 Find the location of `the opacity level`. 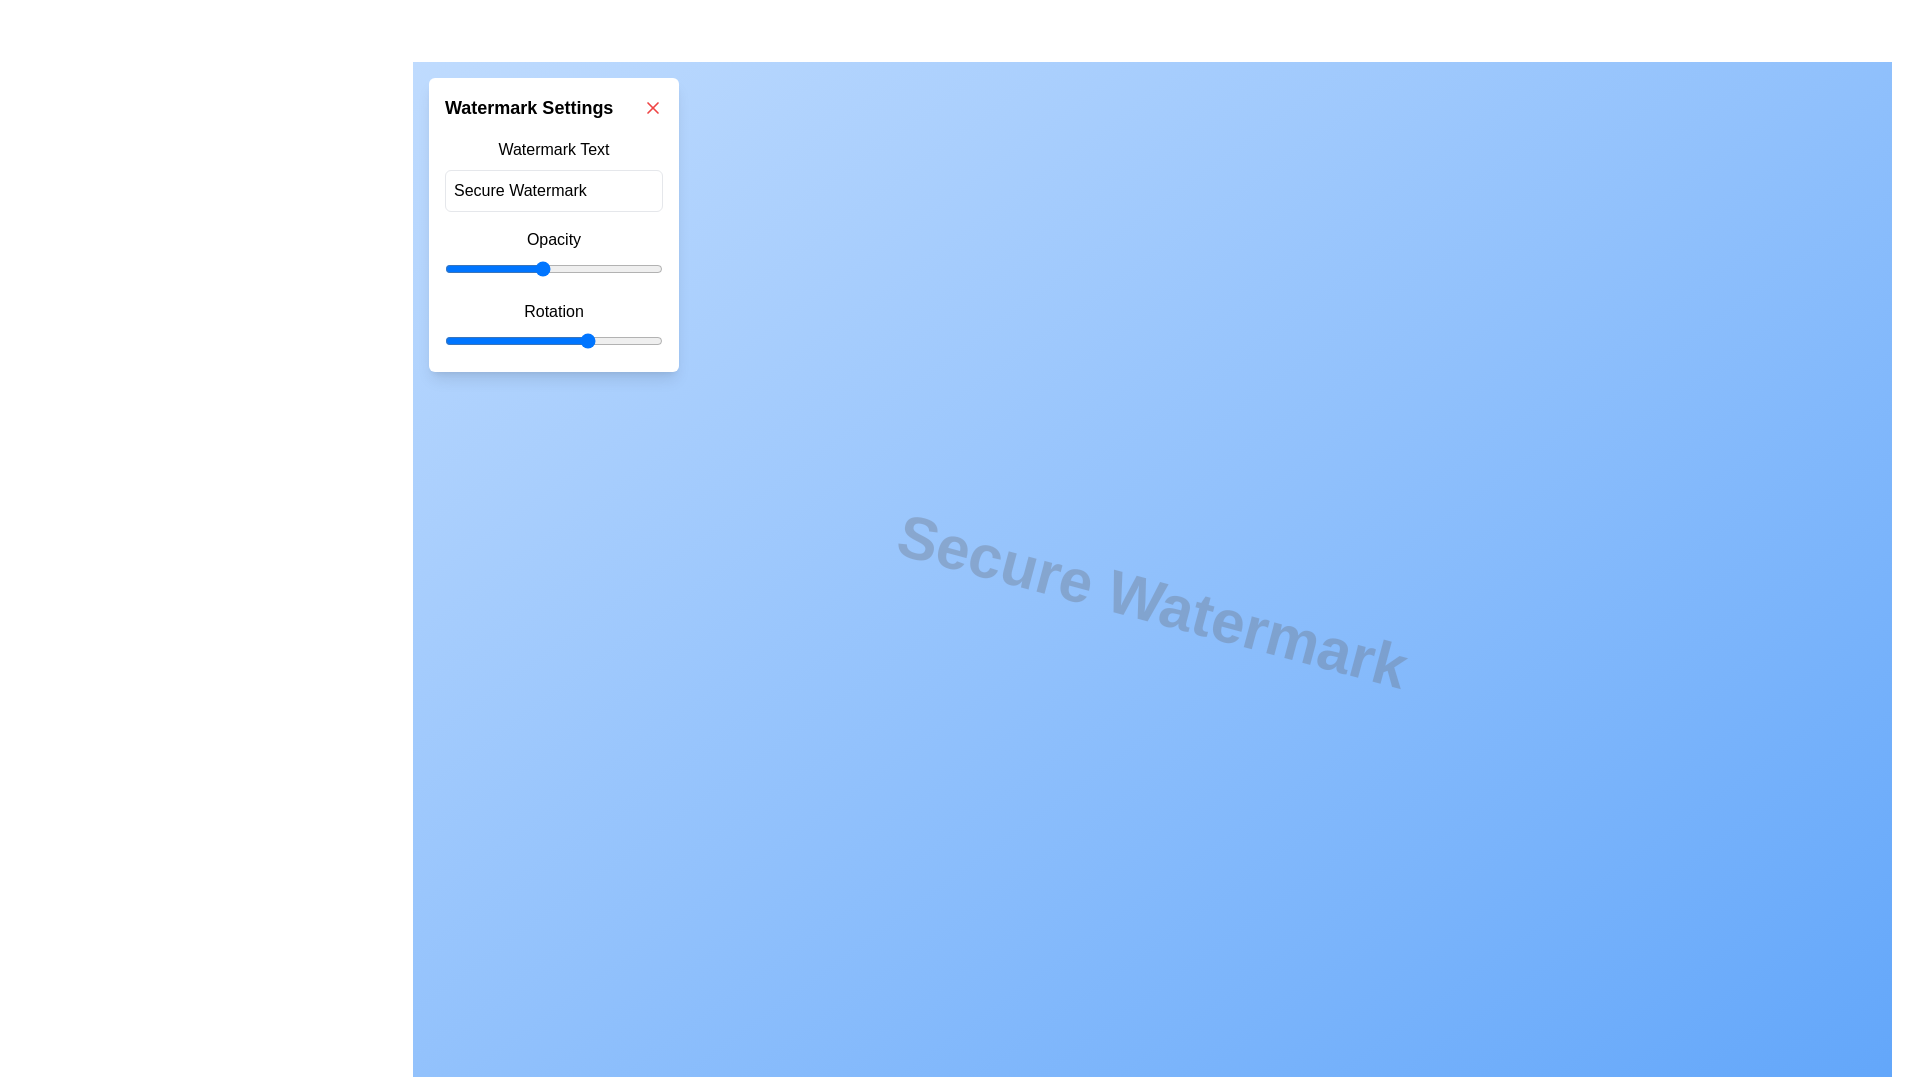

the opacity level is located at coordinates (419, 268).